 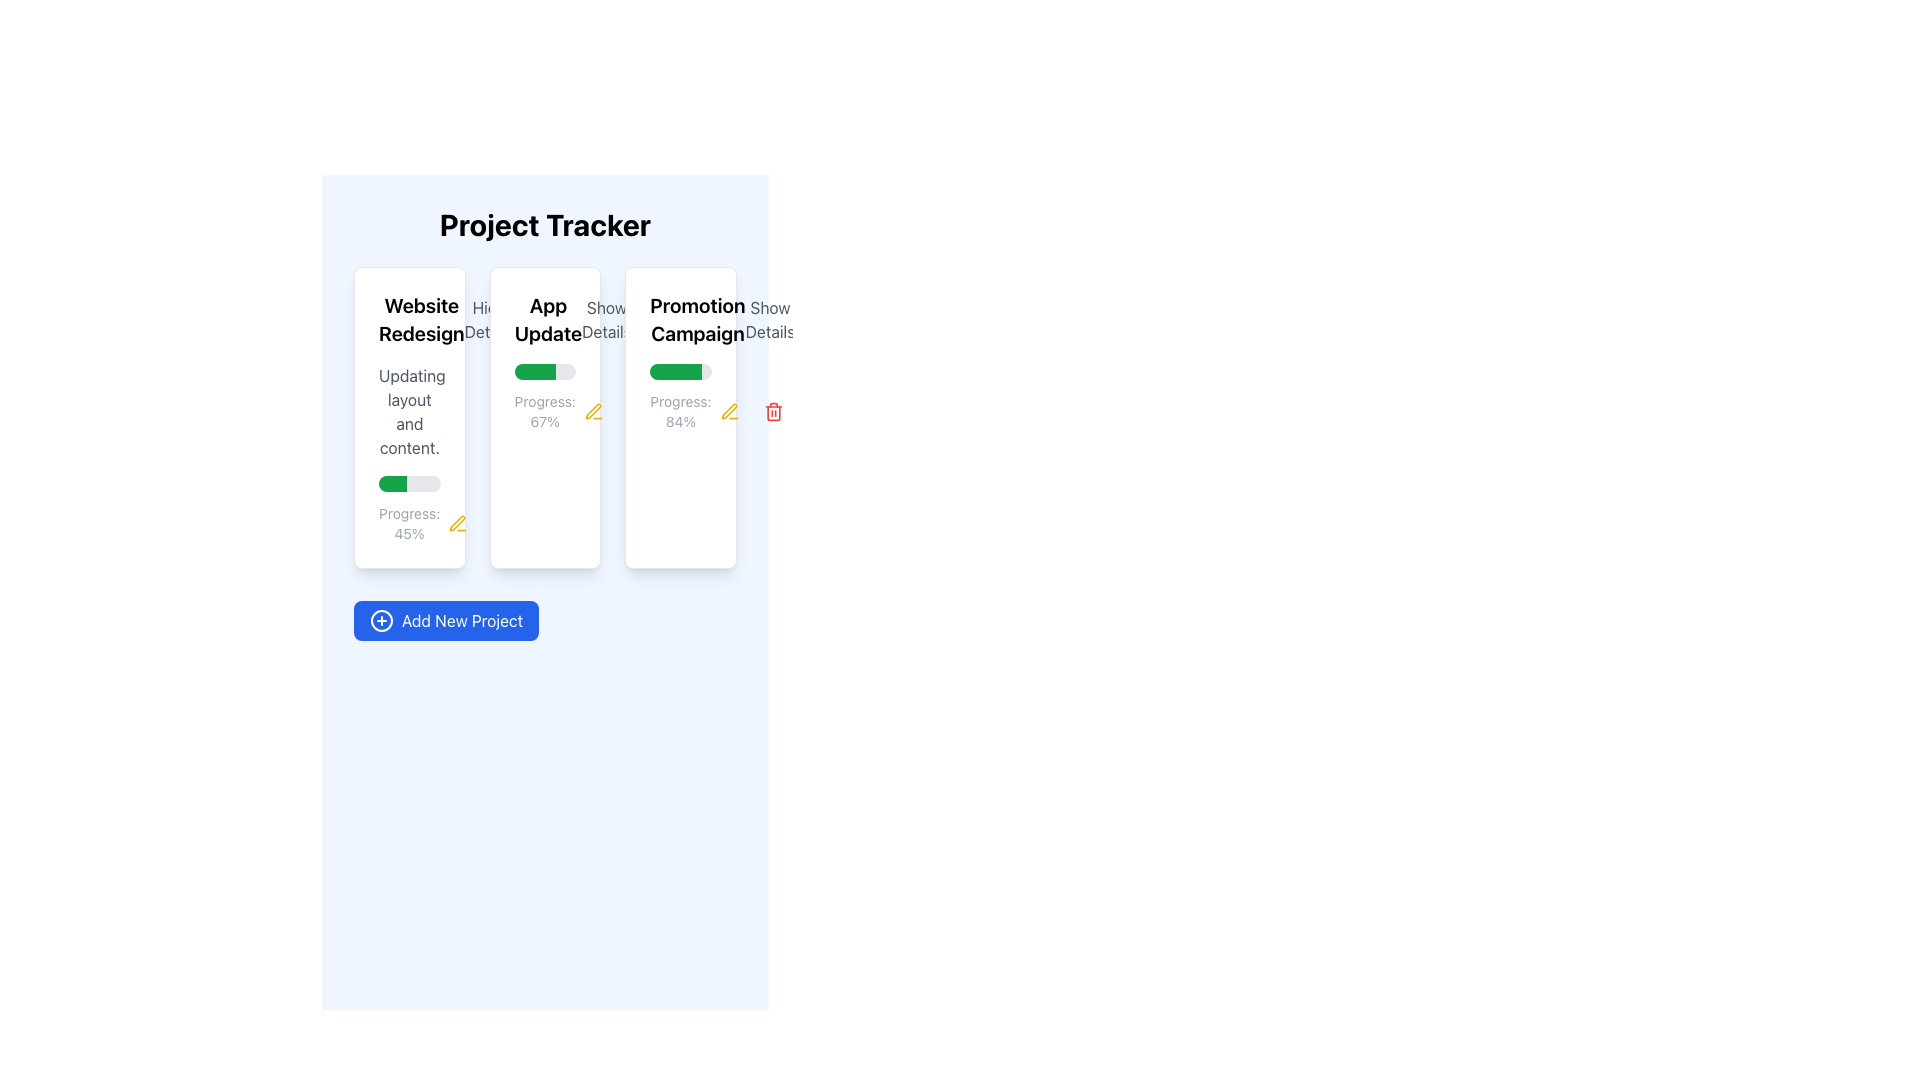 I want to click on the project card in the dashboard, so click(x=545, y=416).